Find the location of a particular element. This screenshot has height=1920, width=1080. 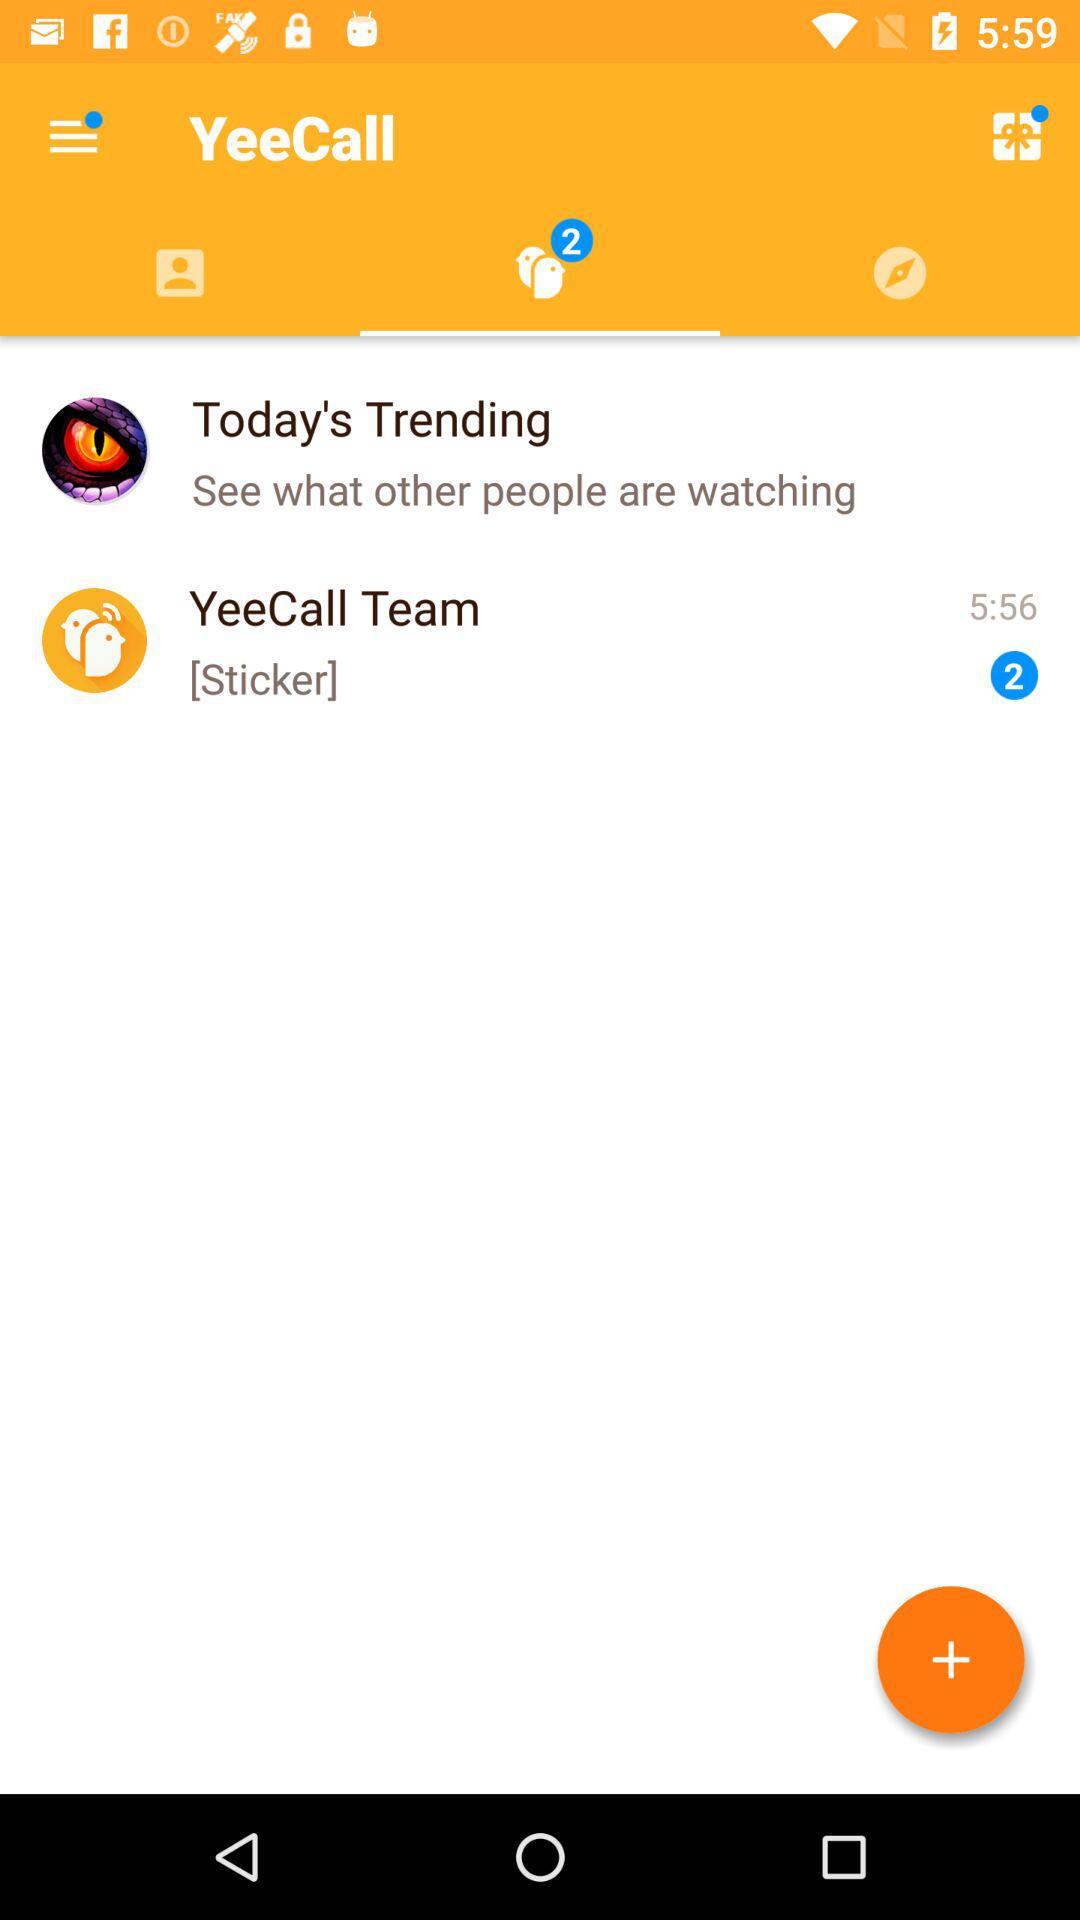

call is located at coordinates (950, 1659).